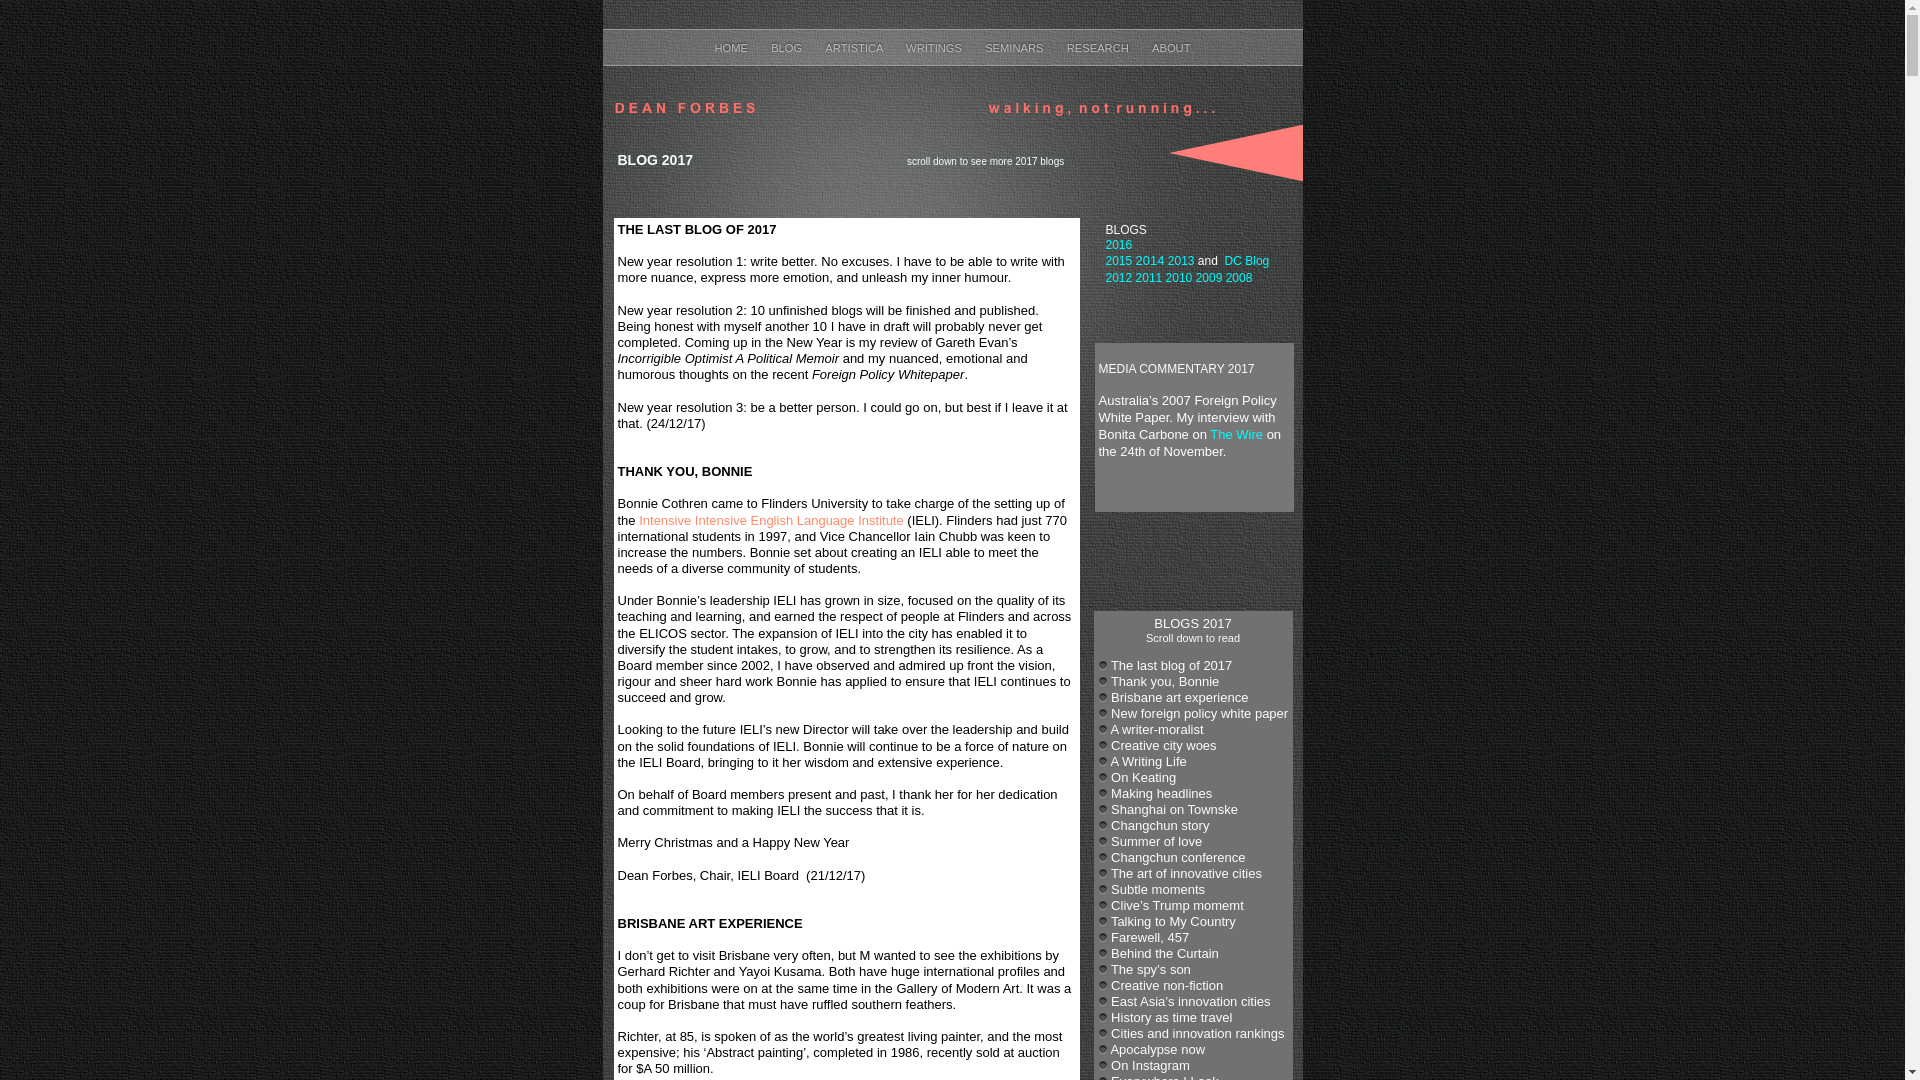 The height and width of the screenshot is (1080, 1920). Describe the element at coordinates (731, 46) in the screenshot. I see `'HOME'` at that location.